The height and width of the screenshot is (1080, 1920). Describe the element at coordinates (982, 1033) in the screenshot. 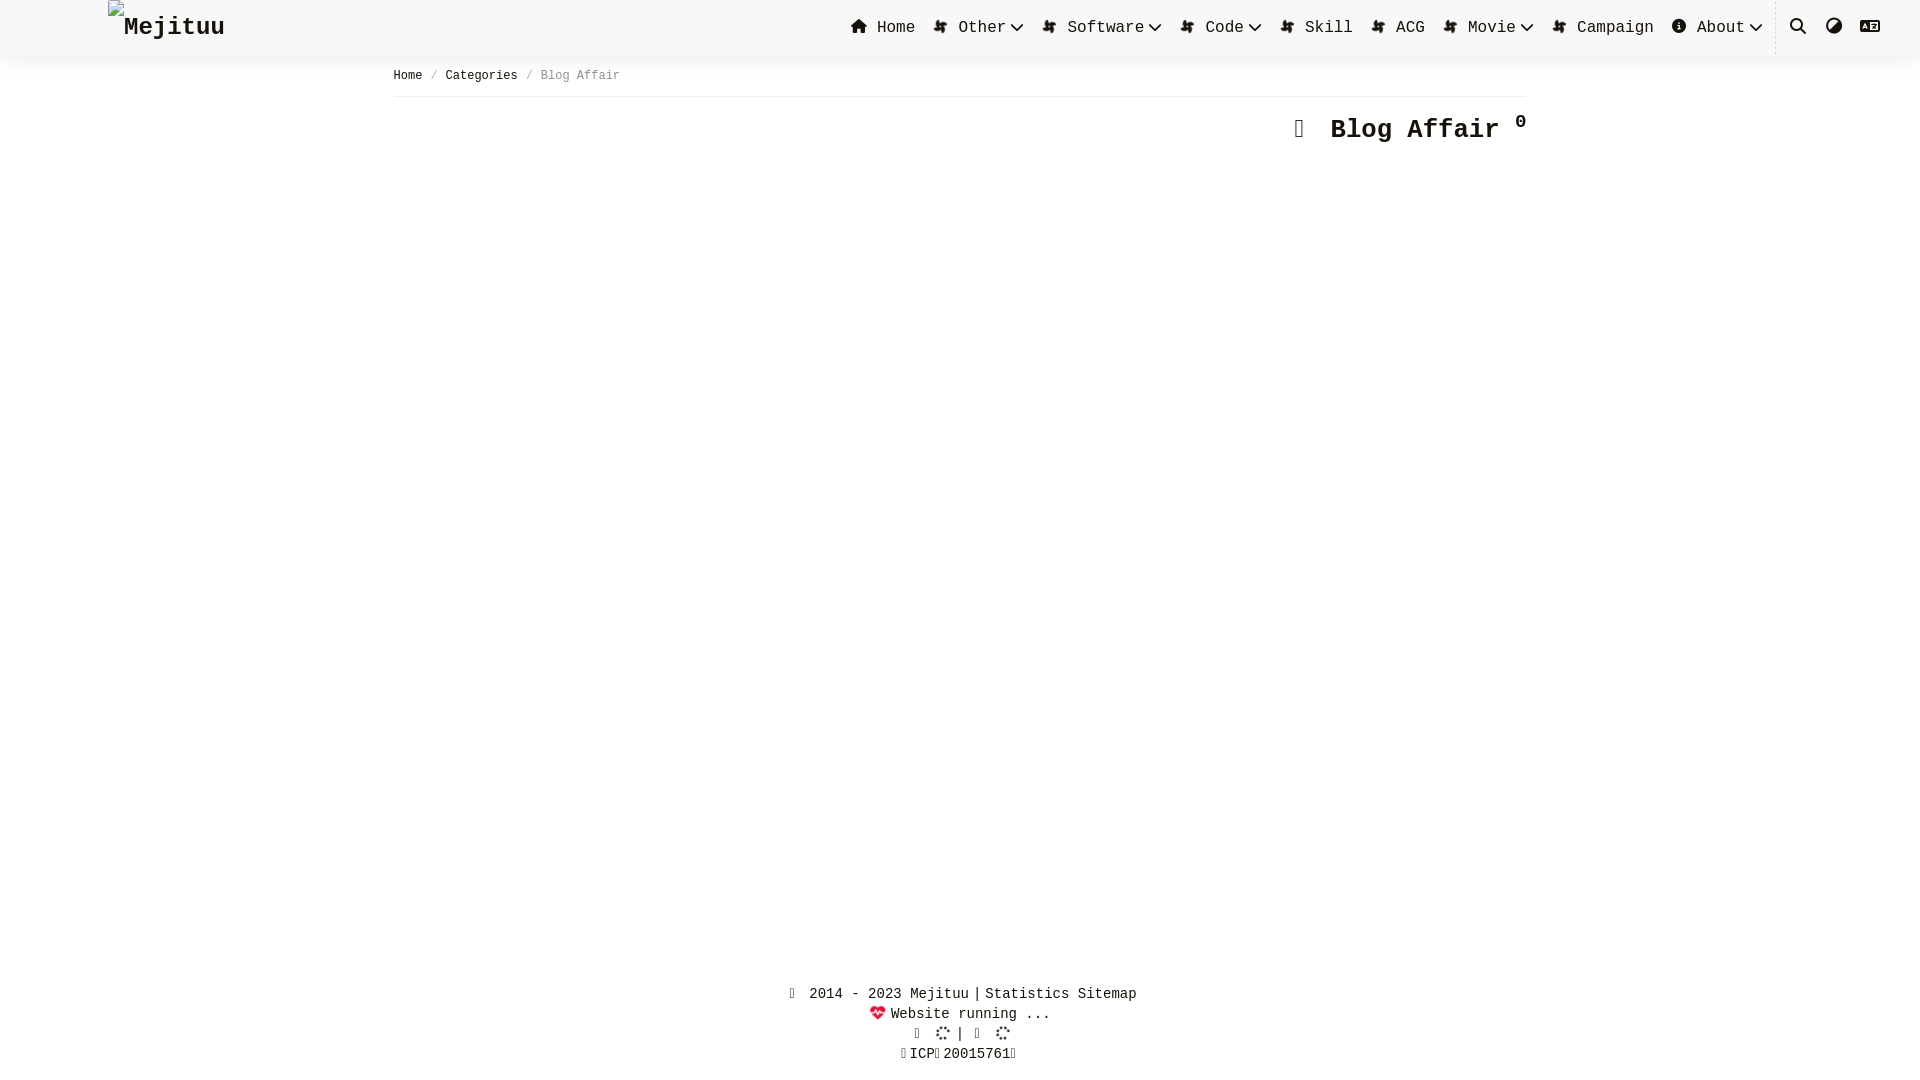

I see `'Total visits'` at that location.